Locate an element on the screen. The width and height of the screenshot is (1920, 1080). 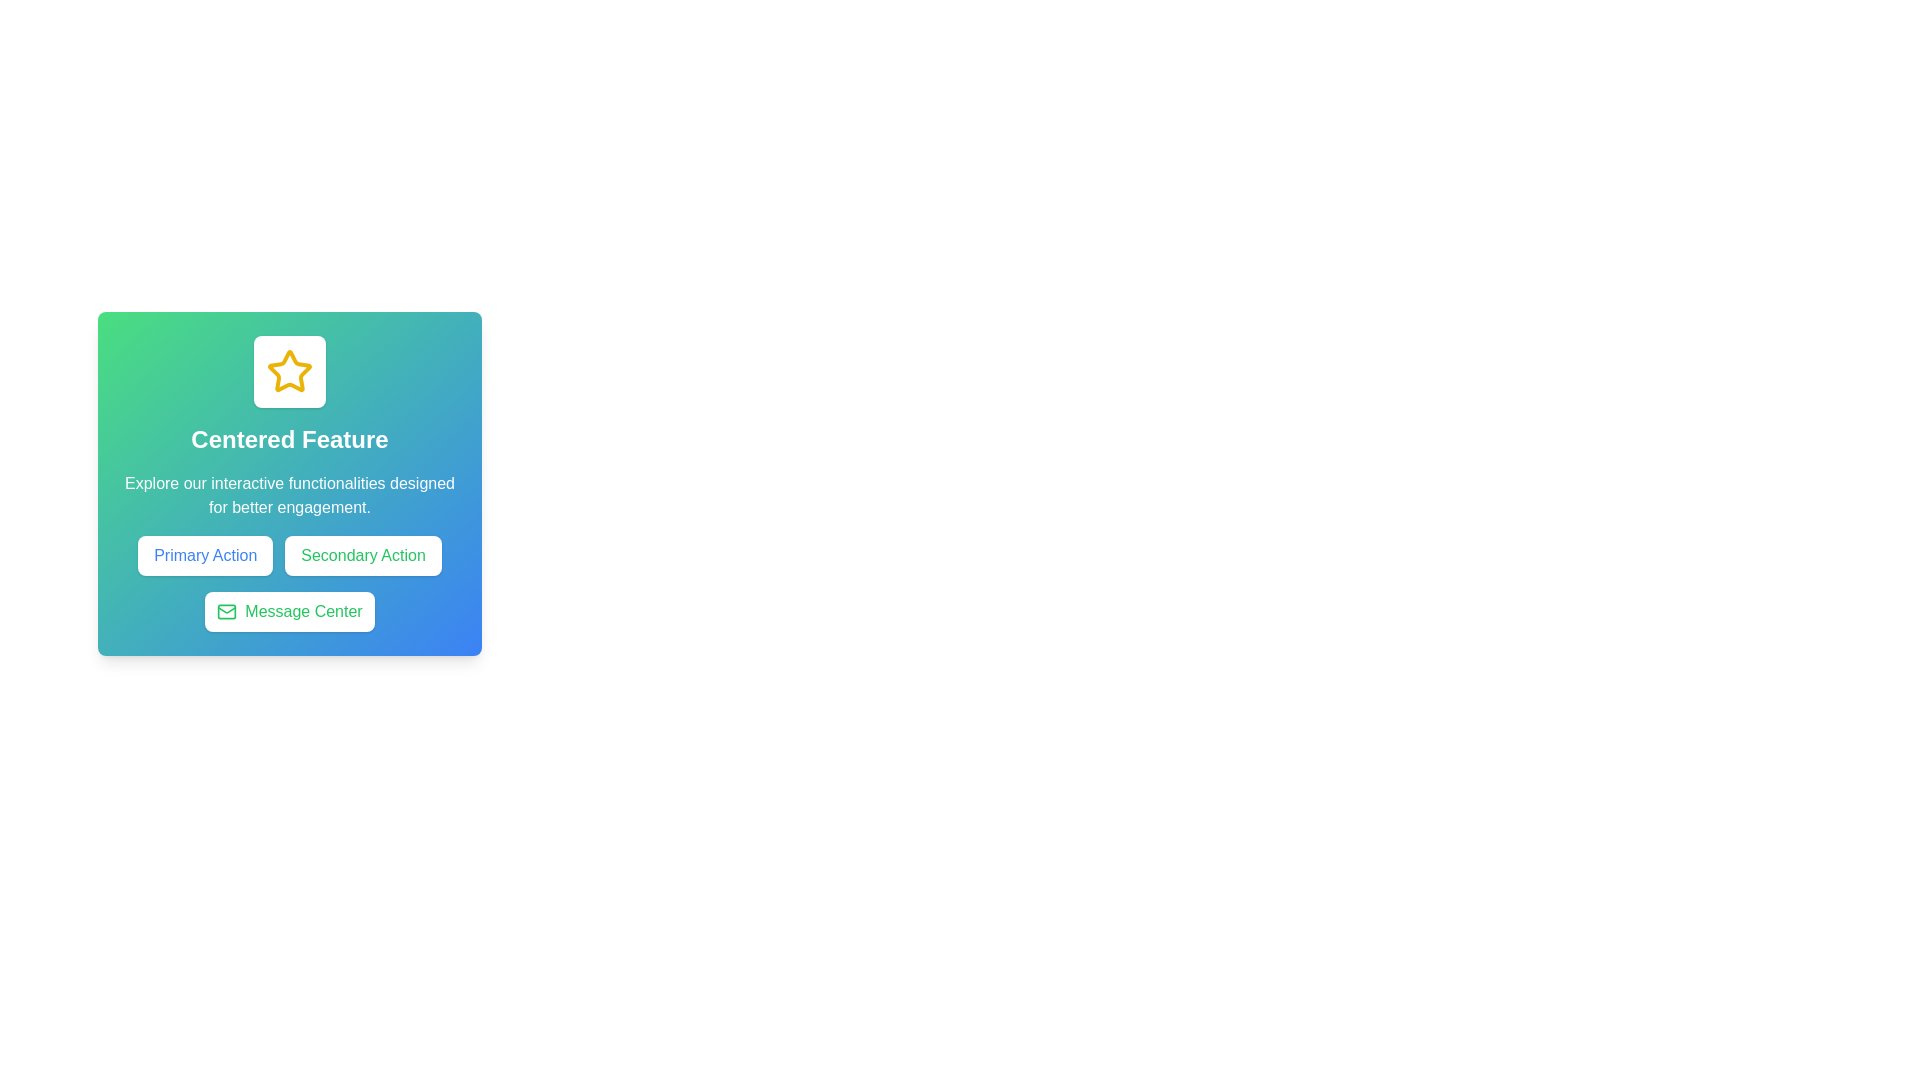
the decorative vector graphic element that is part of an envelope icon, located at the bottom of a card-like component beneath the 'Centered Feature' text is located at coordinates (227, 609).